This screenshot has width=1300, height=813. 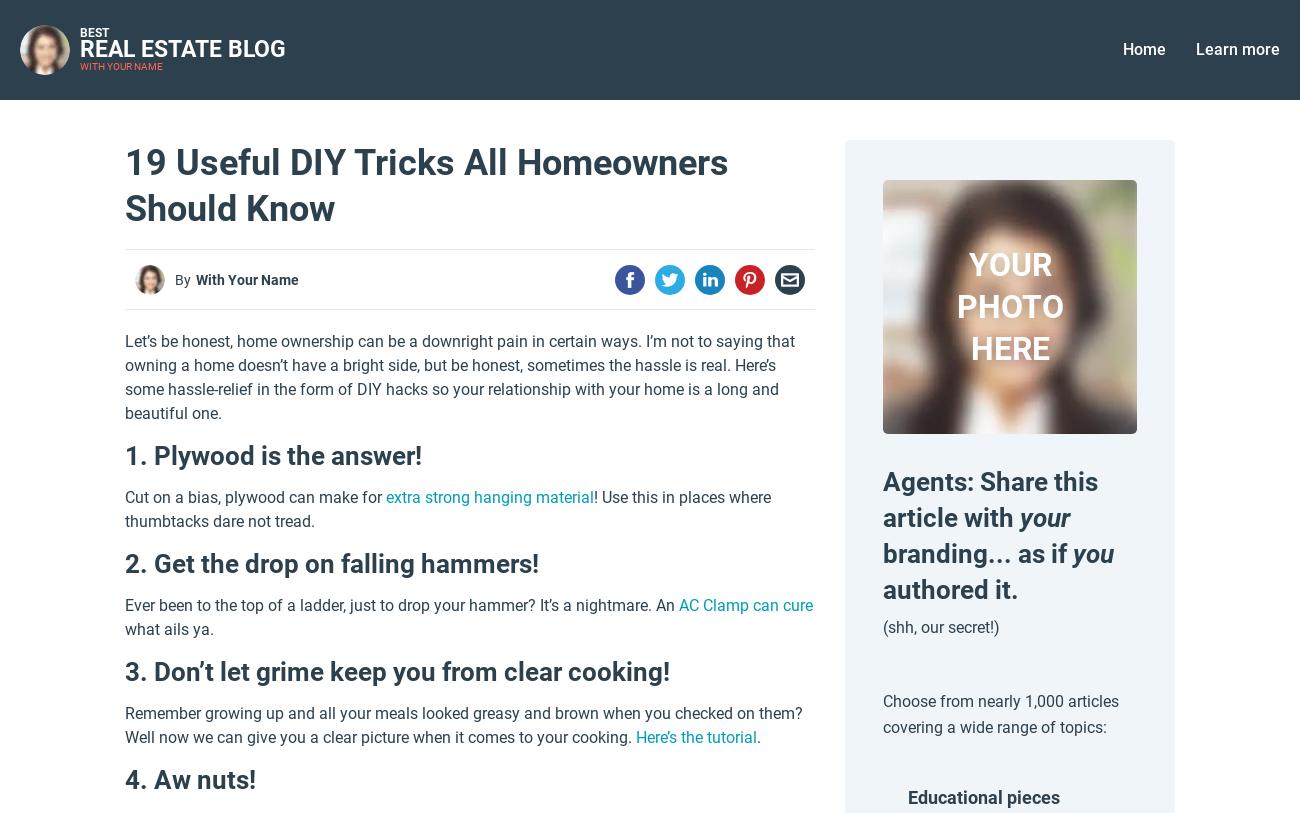 What do you see at coordinates (695, 737) in the screenshot?
I see `'Here’s the tutorial'` at bounding box center [695, 737].